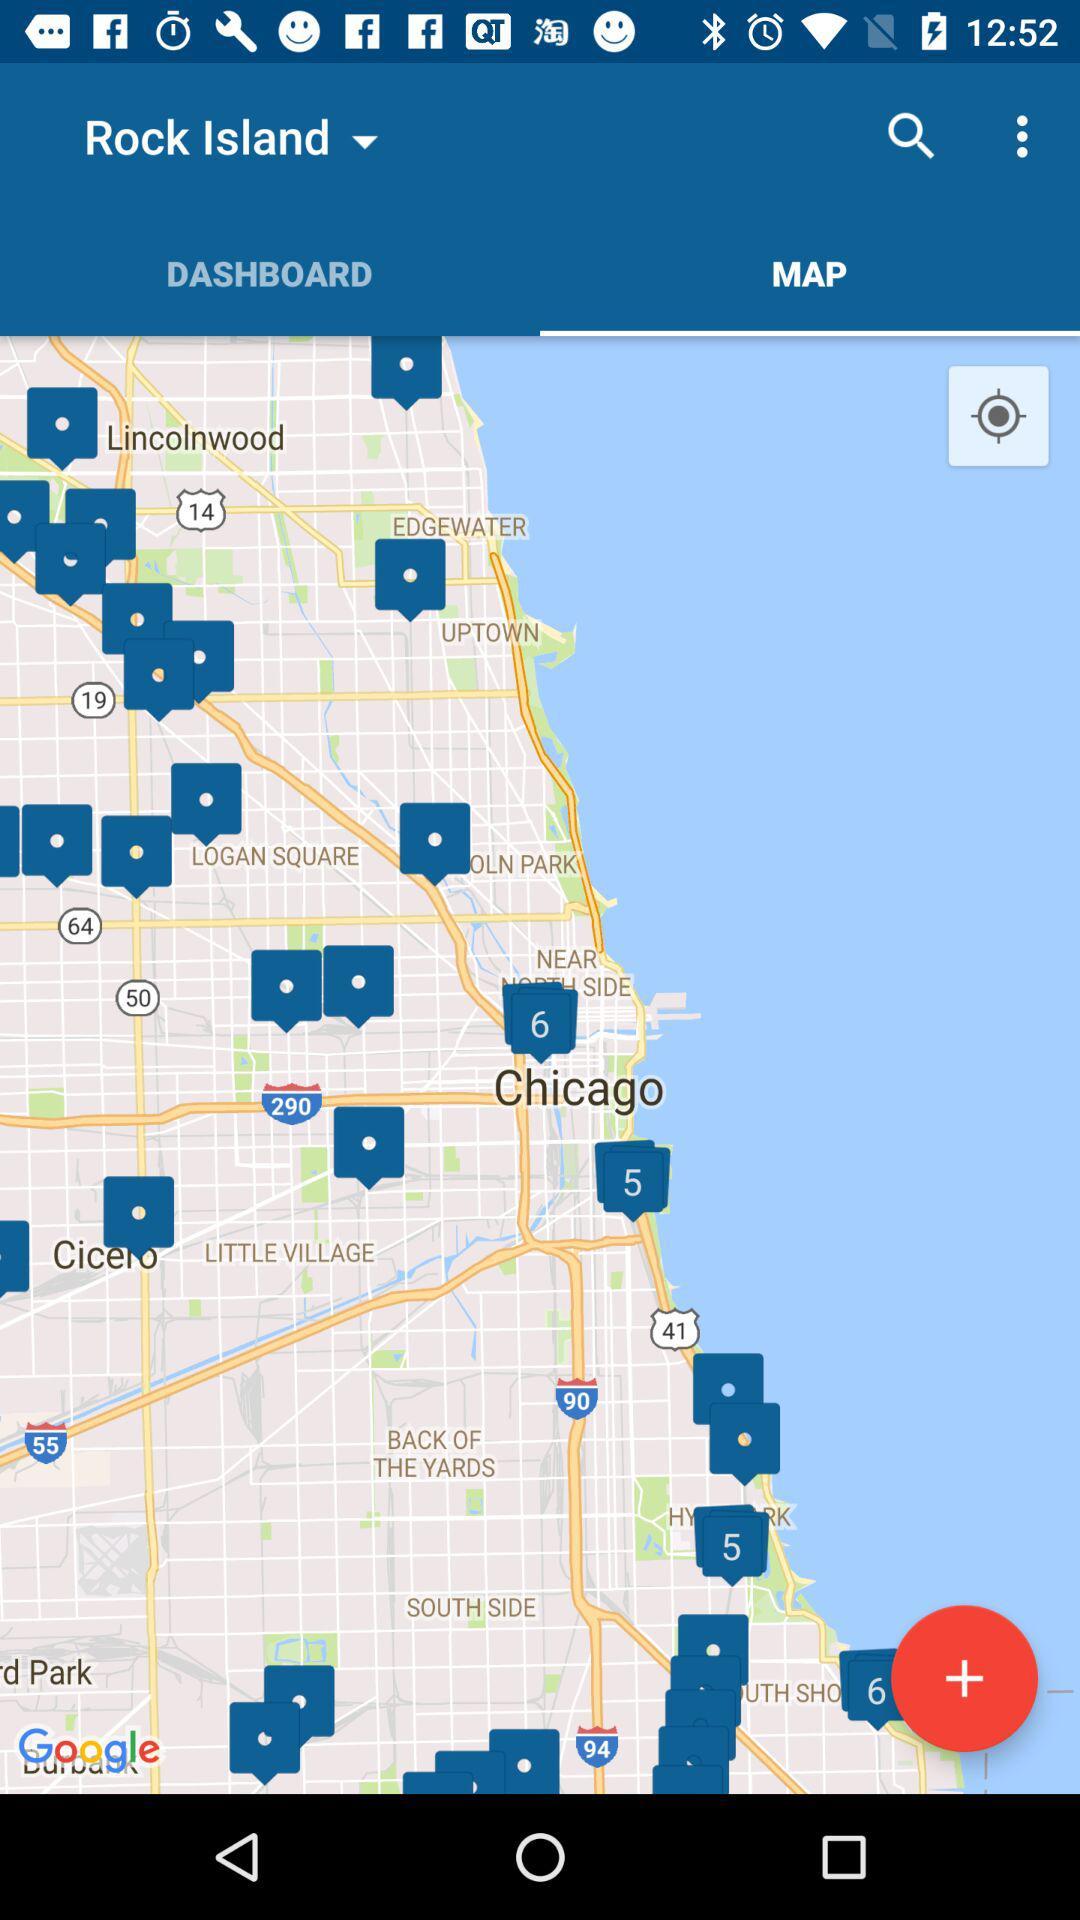  What do you see at coordinates (911, 135) in the screenshot?
I see `the item above map item` at bounding box center [911, 135].